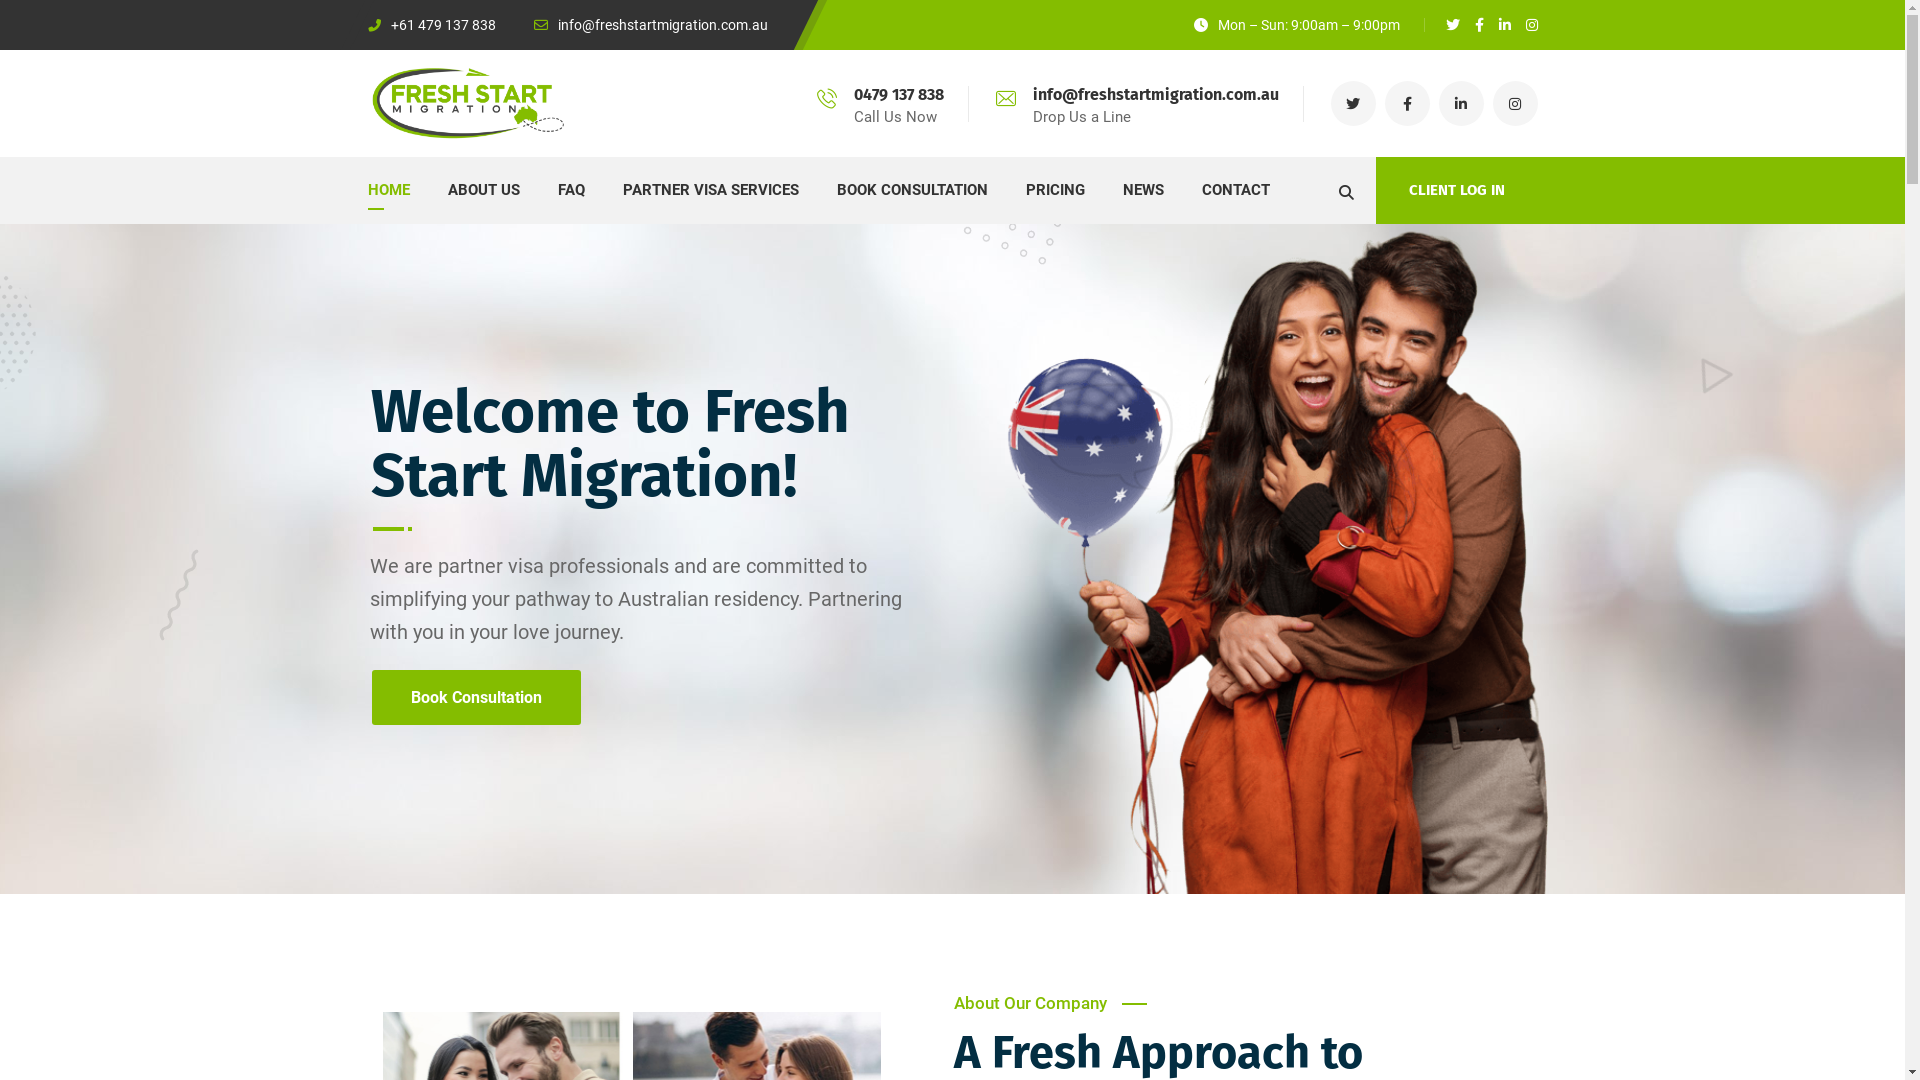 This screenshot has width=1920, height=1080. Describe the element at coordinates (1457, 190) in the screenshot. I see `'CLIENT LOG IN'` at that location.